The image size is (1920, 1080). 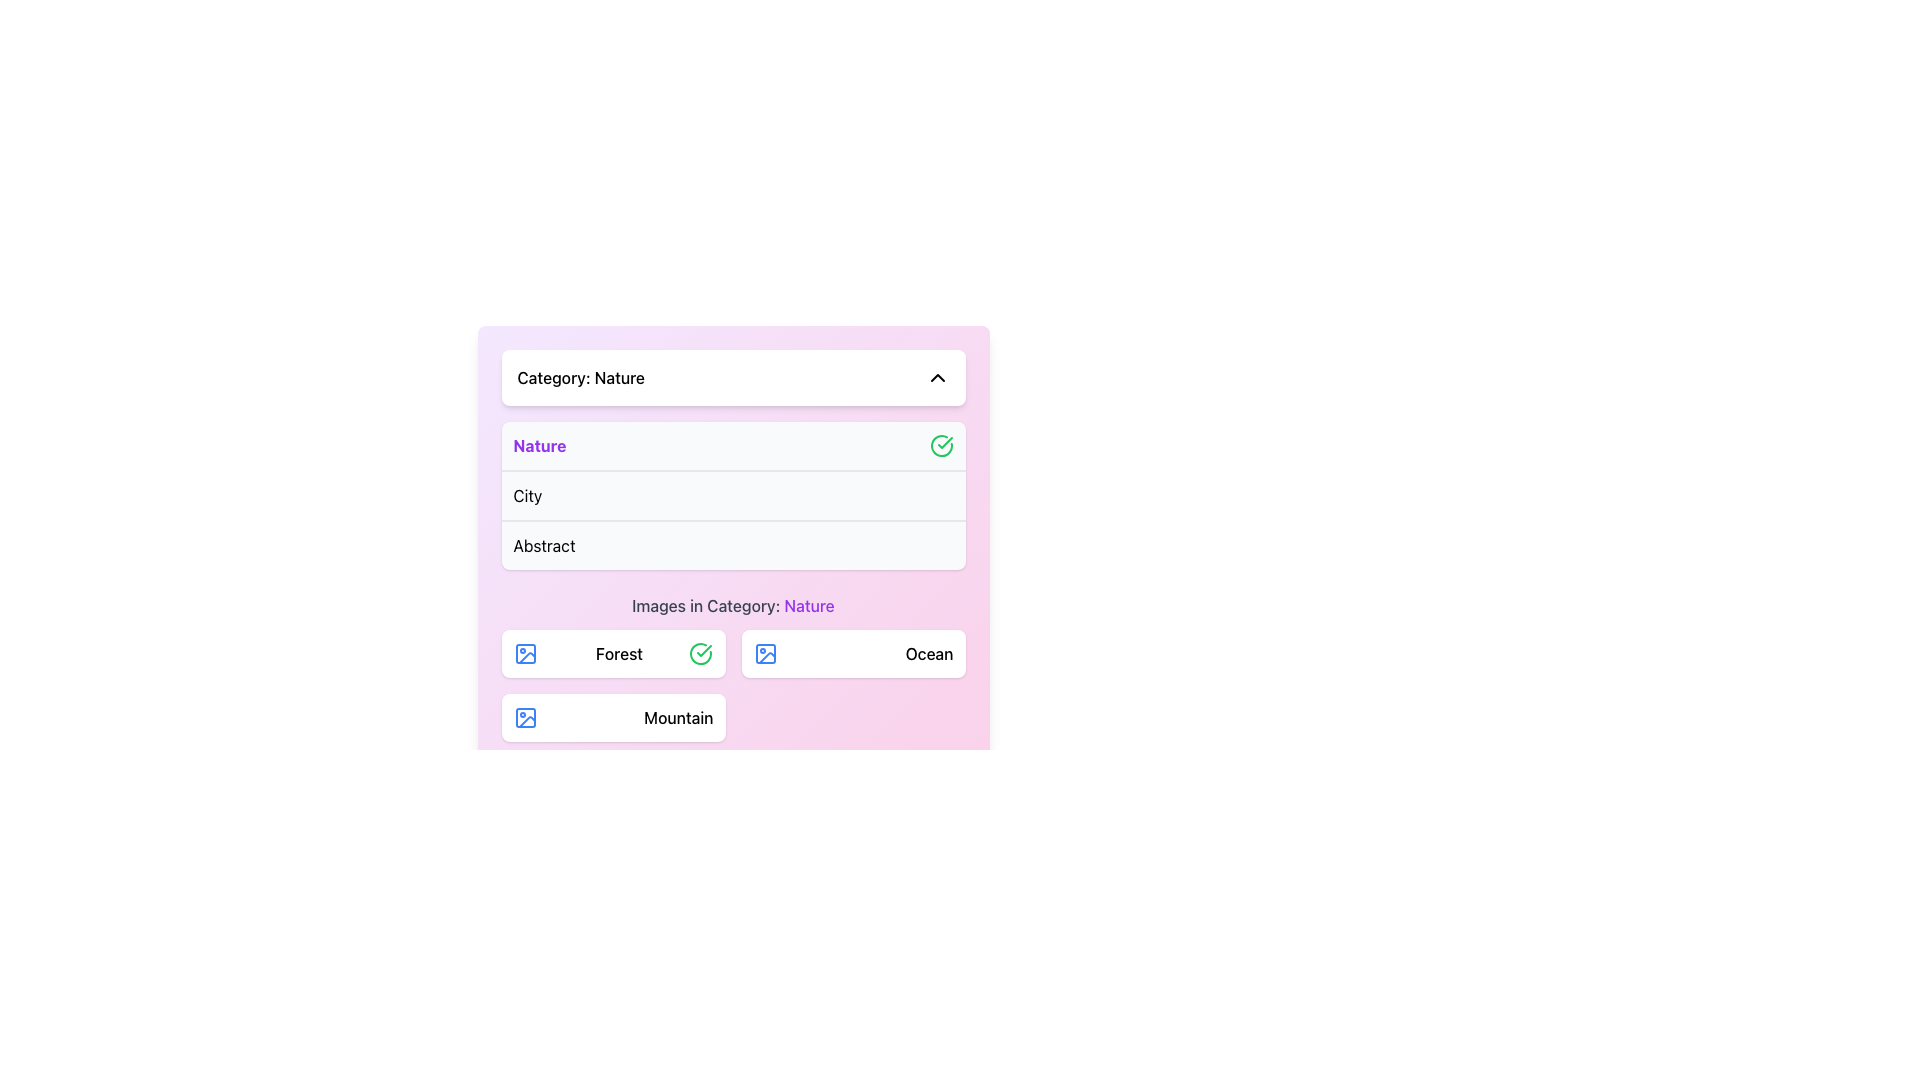 I want to click on the Chevron-Up icon, which has a black stroke and is positioned at the upper right corner of the 'Category: Nature' header, so click(x=936, y=378).